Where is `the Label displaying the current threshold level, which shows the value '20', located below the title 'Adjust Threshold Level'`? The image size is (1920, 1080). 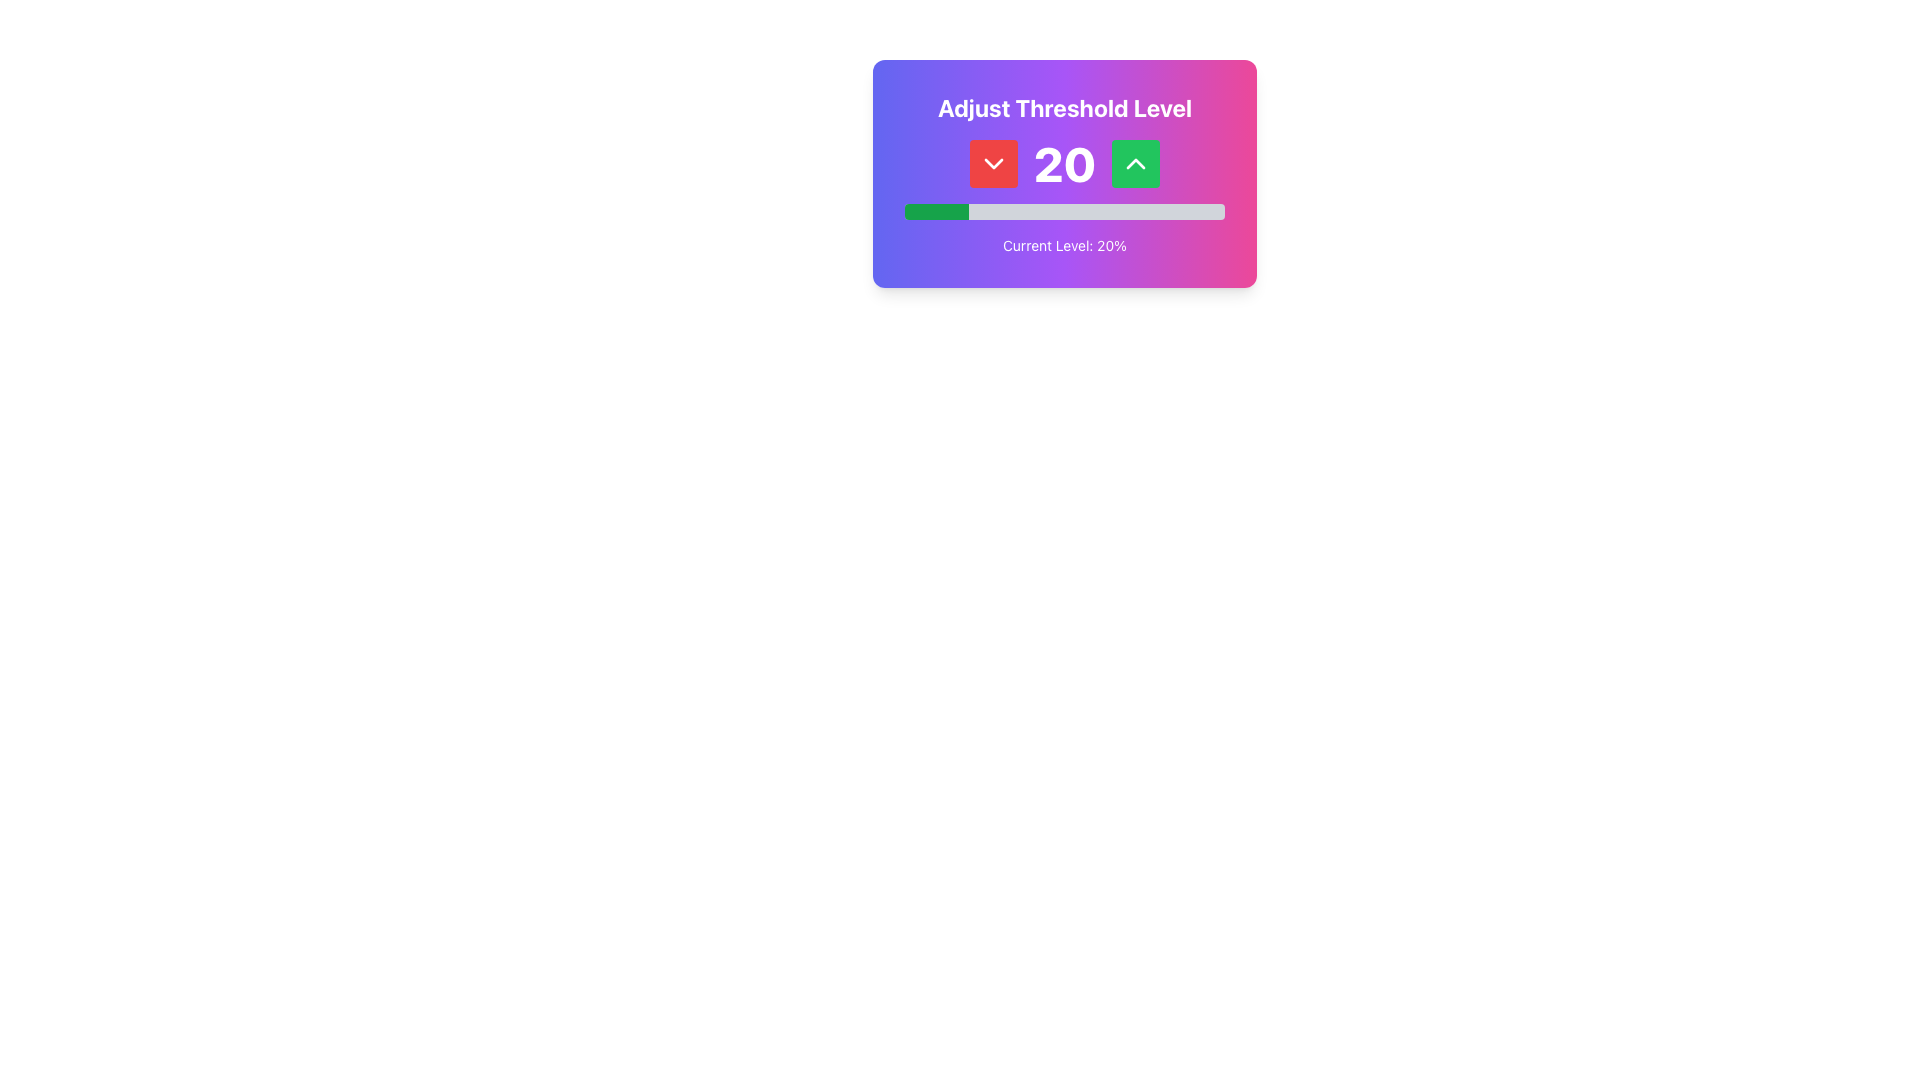
the Label displaying the current threshold level, which shows the value '20', located below the title 'Adjust Threshold Level' is located at coordinates (1064, 163).